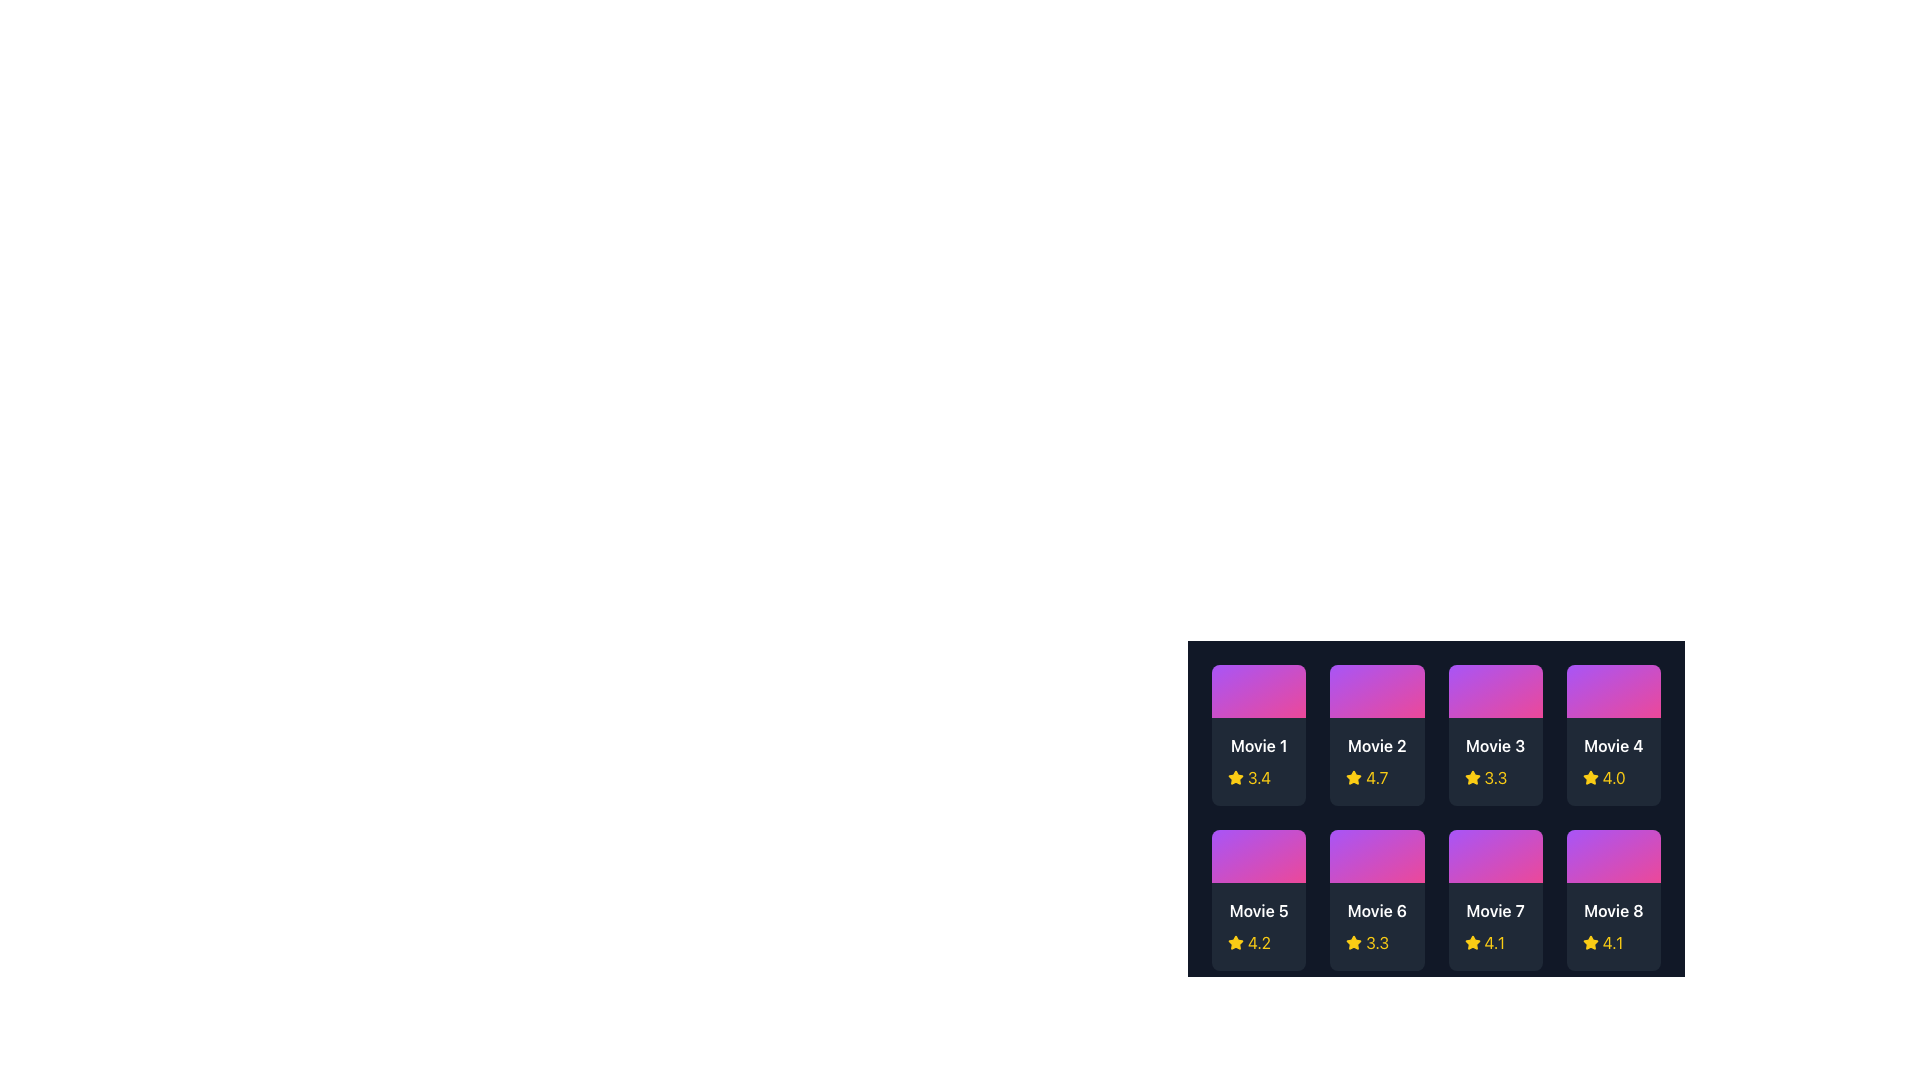  I want to click on the rectangular thumbnail box with a gradient background transitioning from purple to pink, so click(1495, 855).